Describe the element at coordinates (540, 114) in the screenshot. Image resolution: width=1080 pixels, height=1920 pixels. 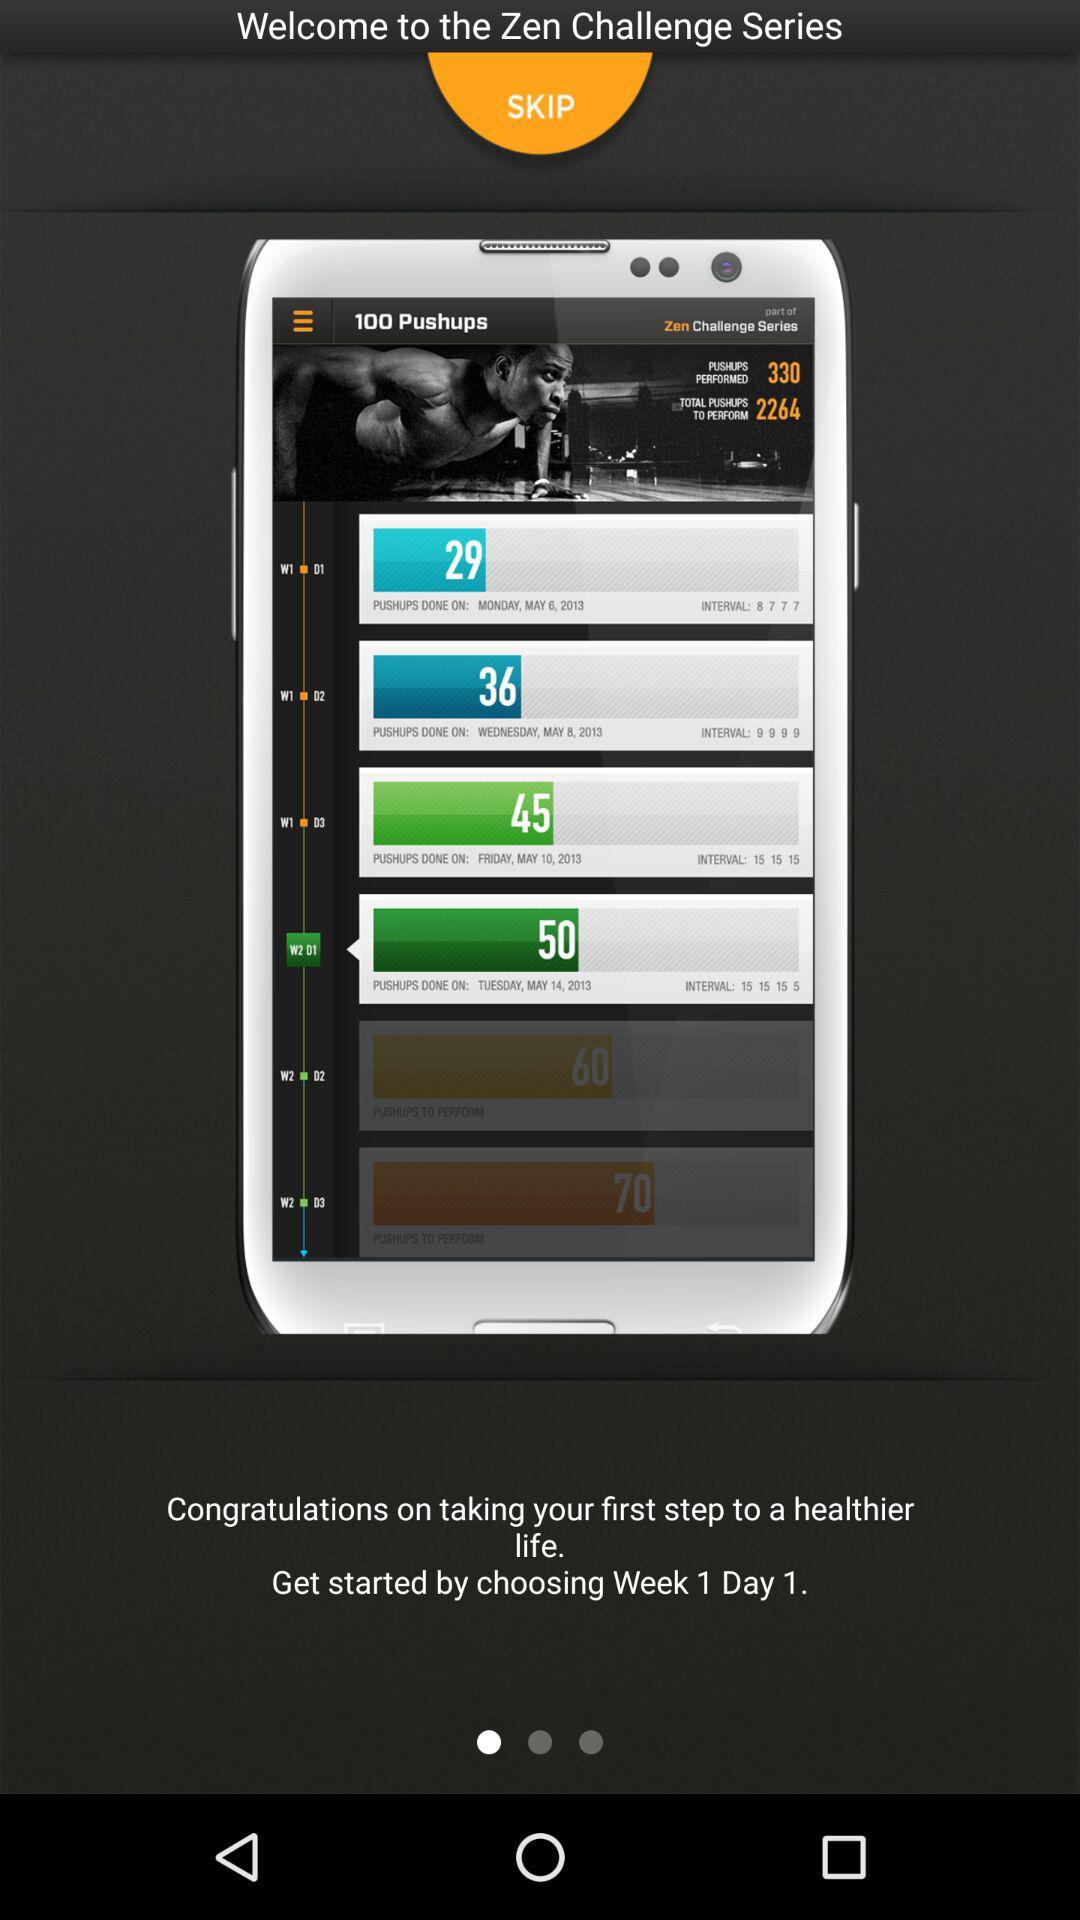
I see `skip intro` at that location.